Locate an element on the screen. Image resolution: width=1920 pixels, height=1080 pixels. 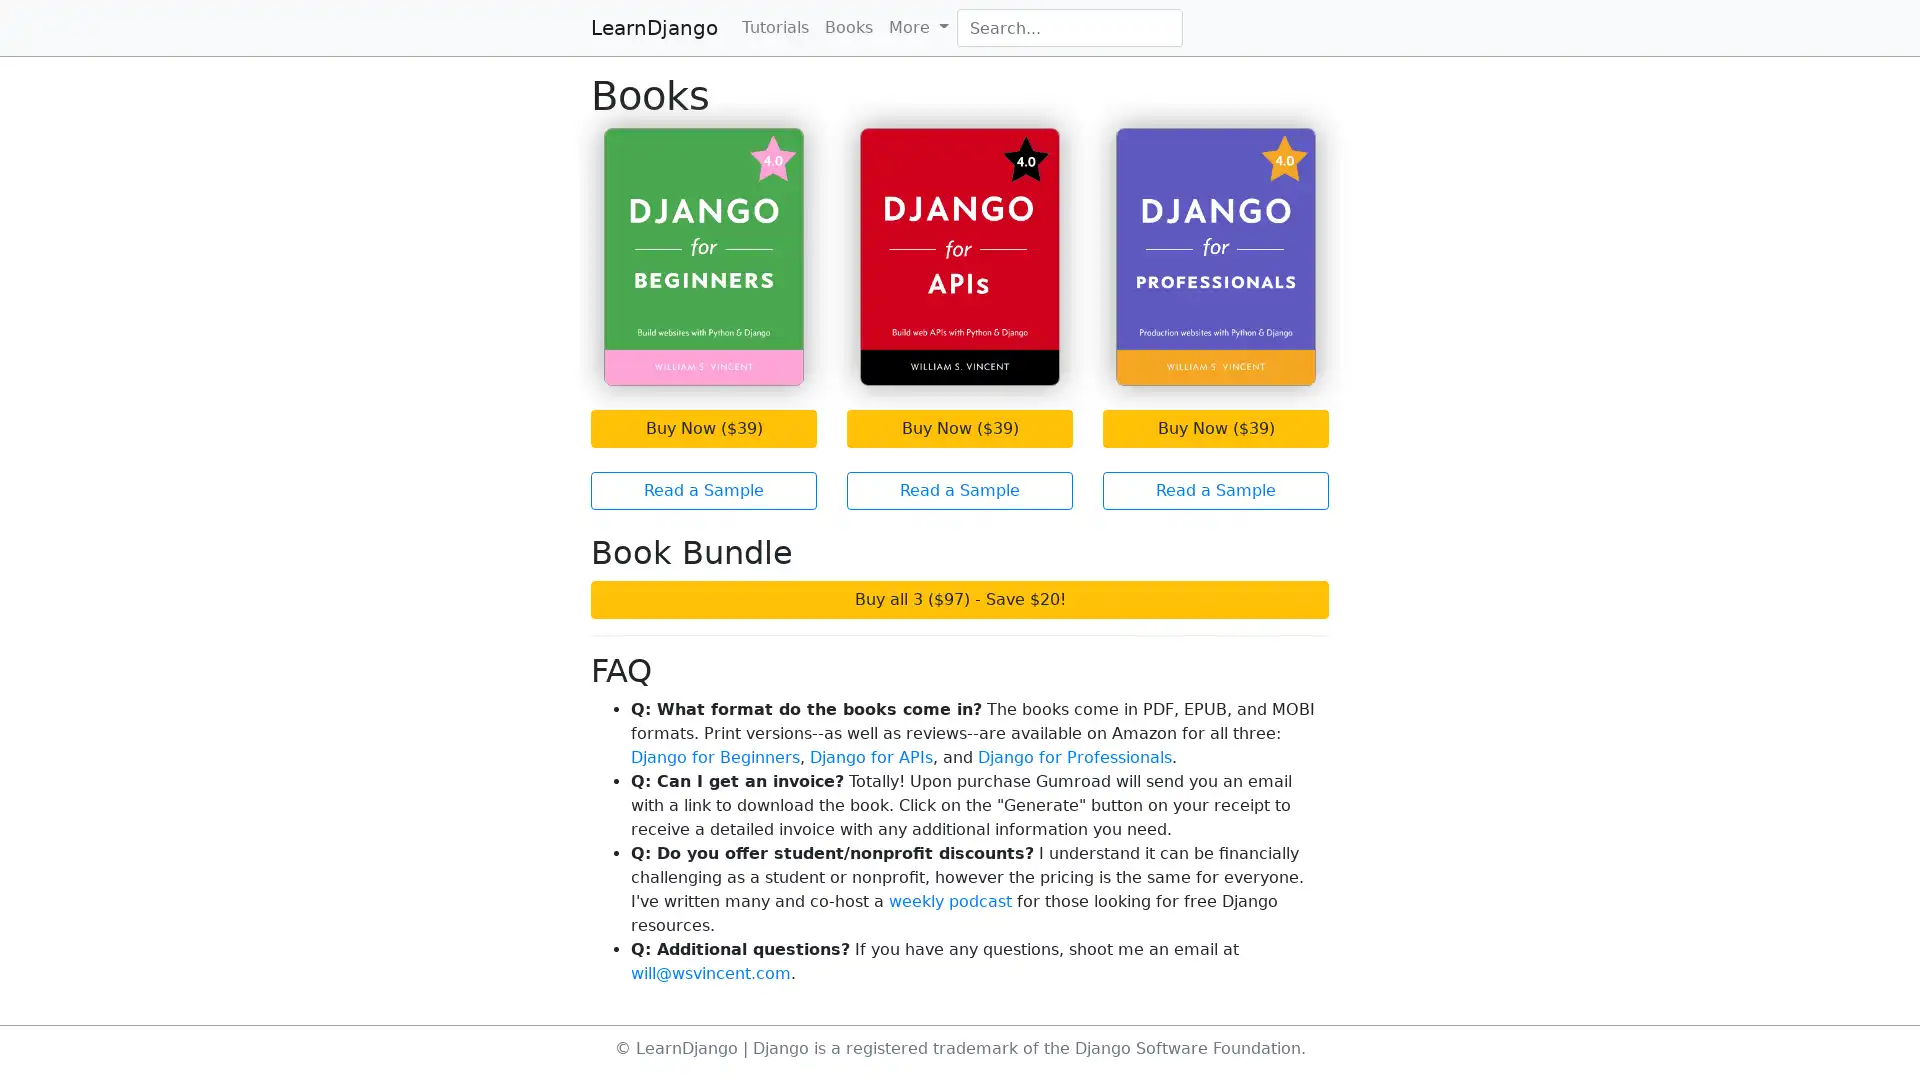
Buy Now ($39) is located at coordinates (1214, 427).